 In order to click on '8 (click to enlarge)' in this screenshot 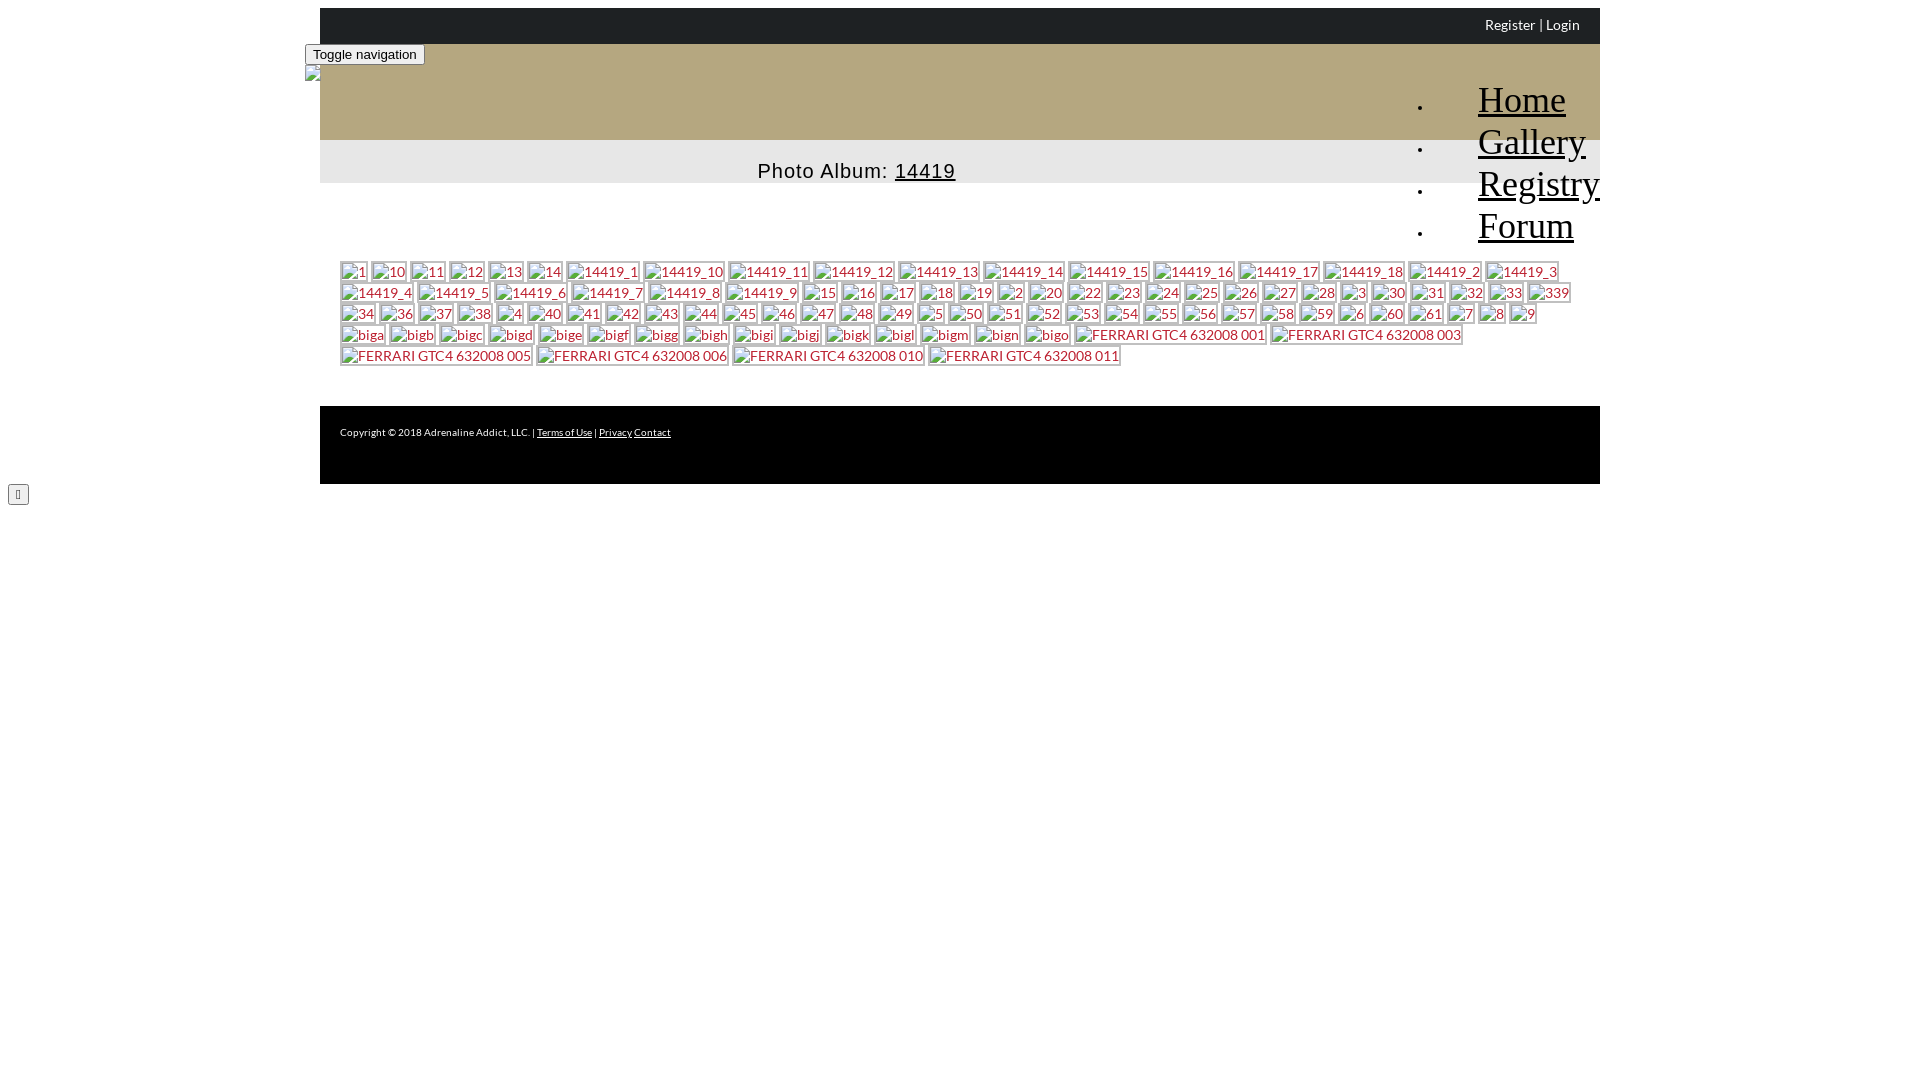, I will do `click(1492, 313)`.